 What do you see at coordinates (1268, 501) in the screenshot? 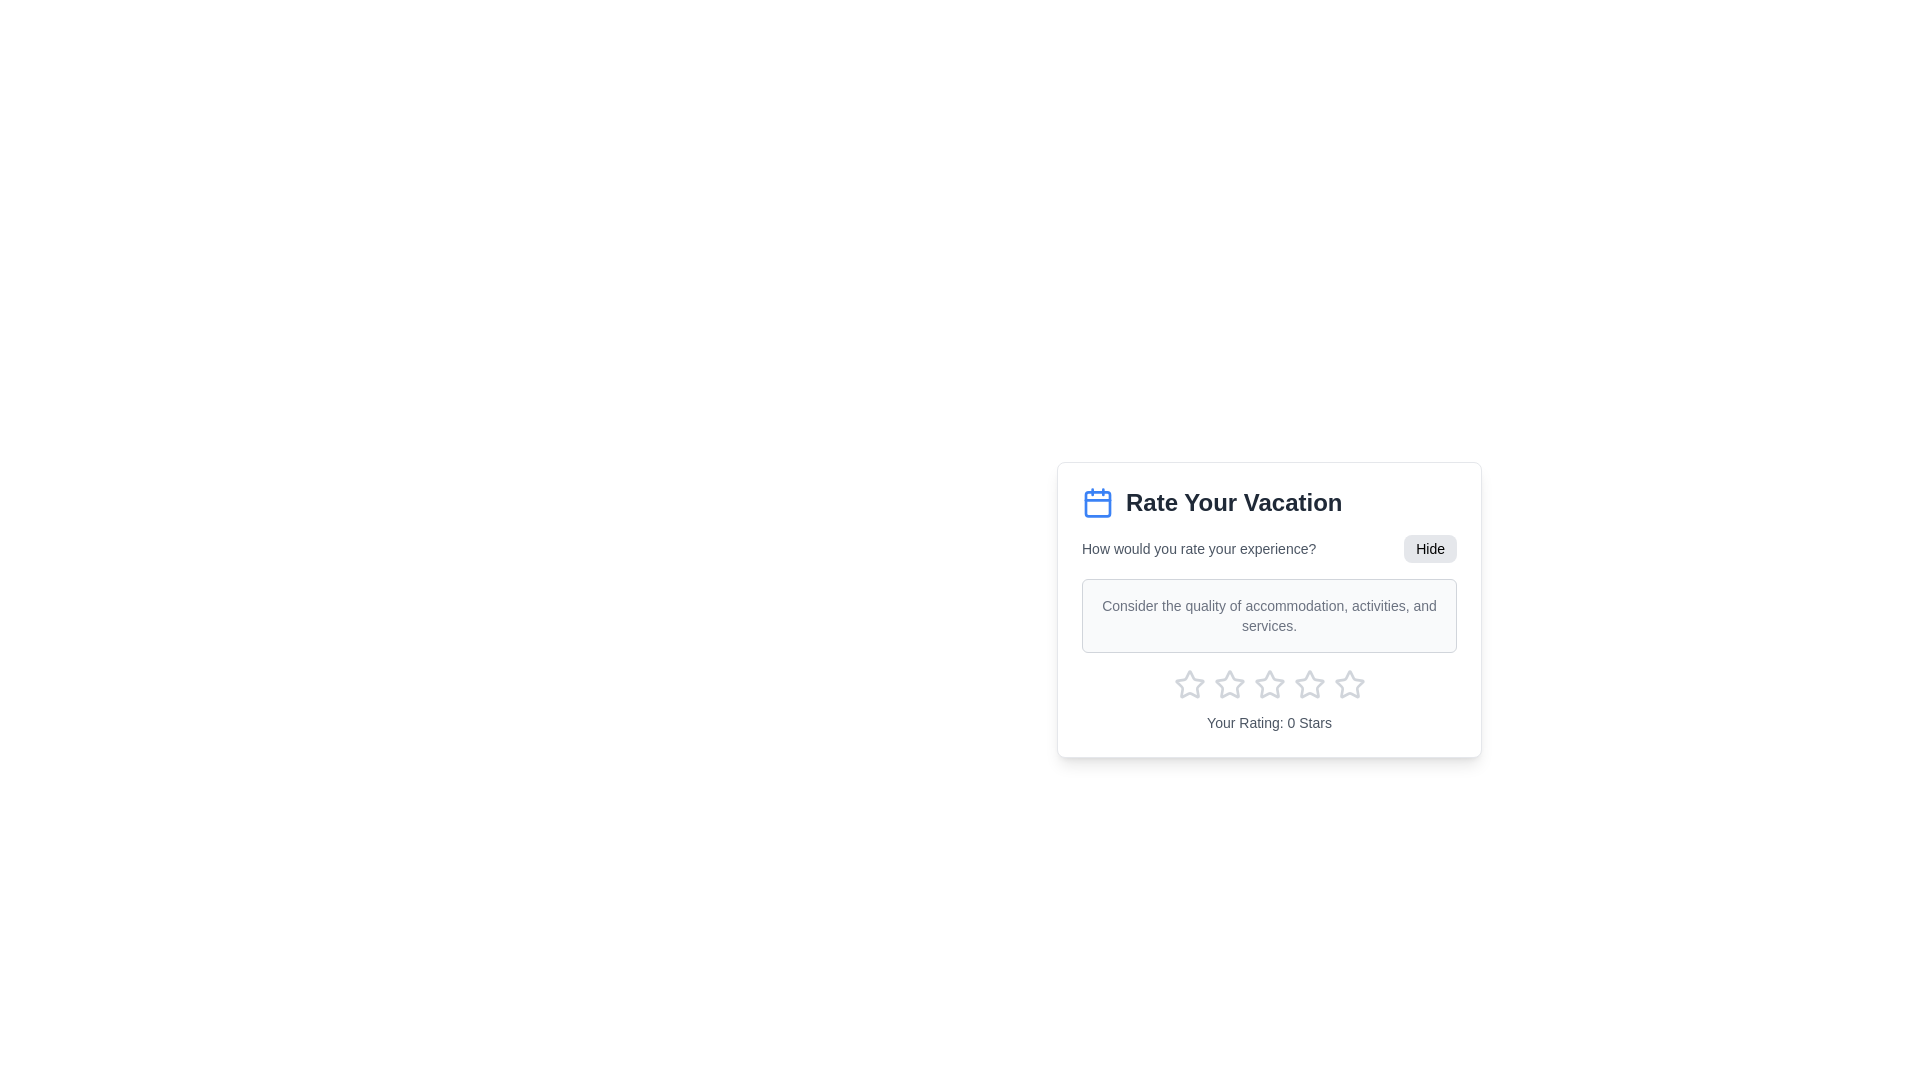
I see `the header element that indicates the purpose of the embedded section related to rating a vacation, positioned above the phrase 'How would you rate your experience?'` at bounding box center [1268, 501].